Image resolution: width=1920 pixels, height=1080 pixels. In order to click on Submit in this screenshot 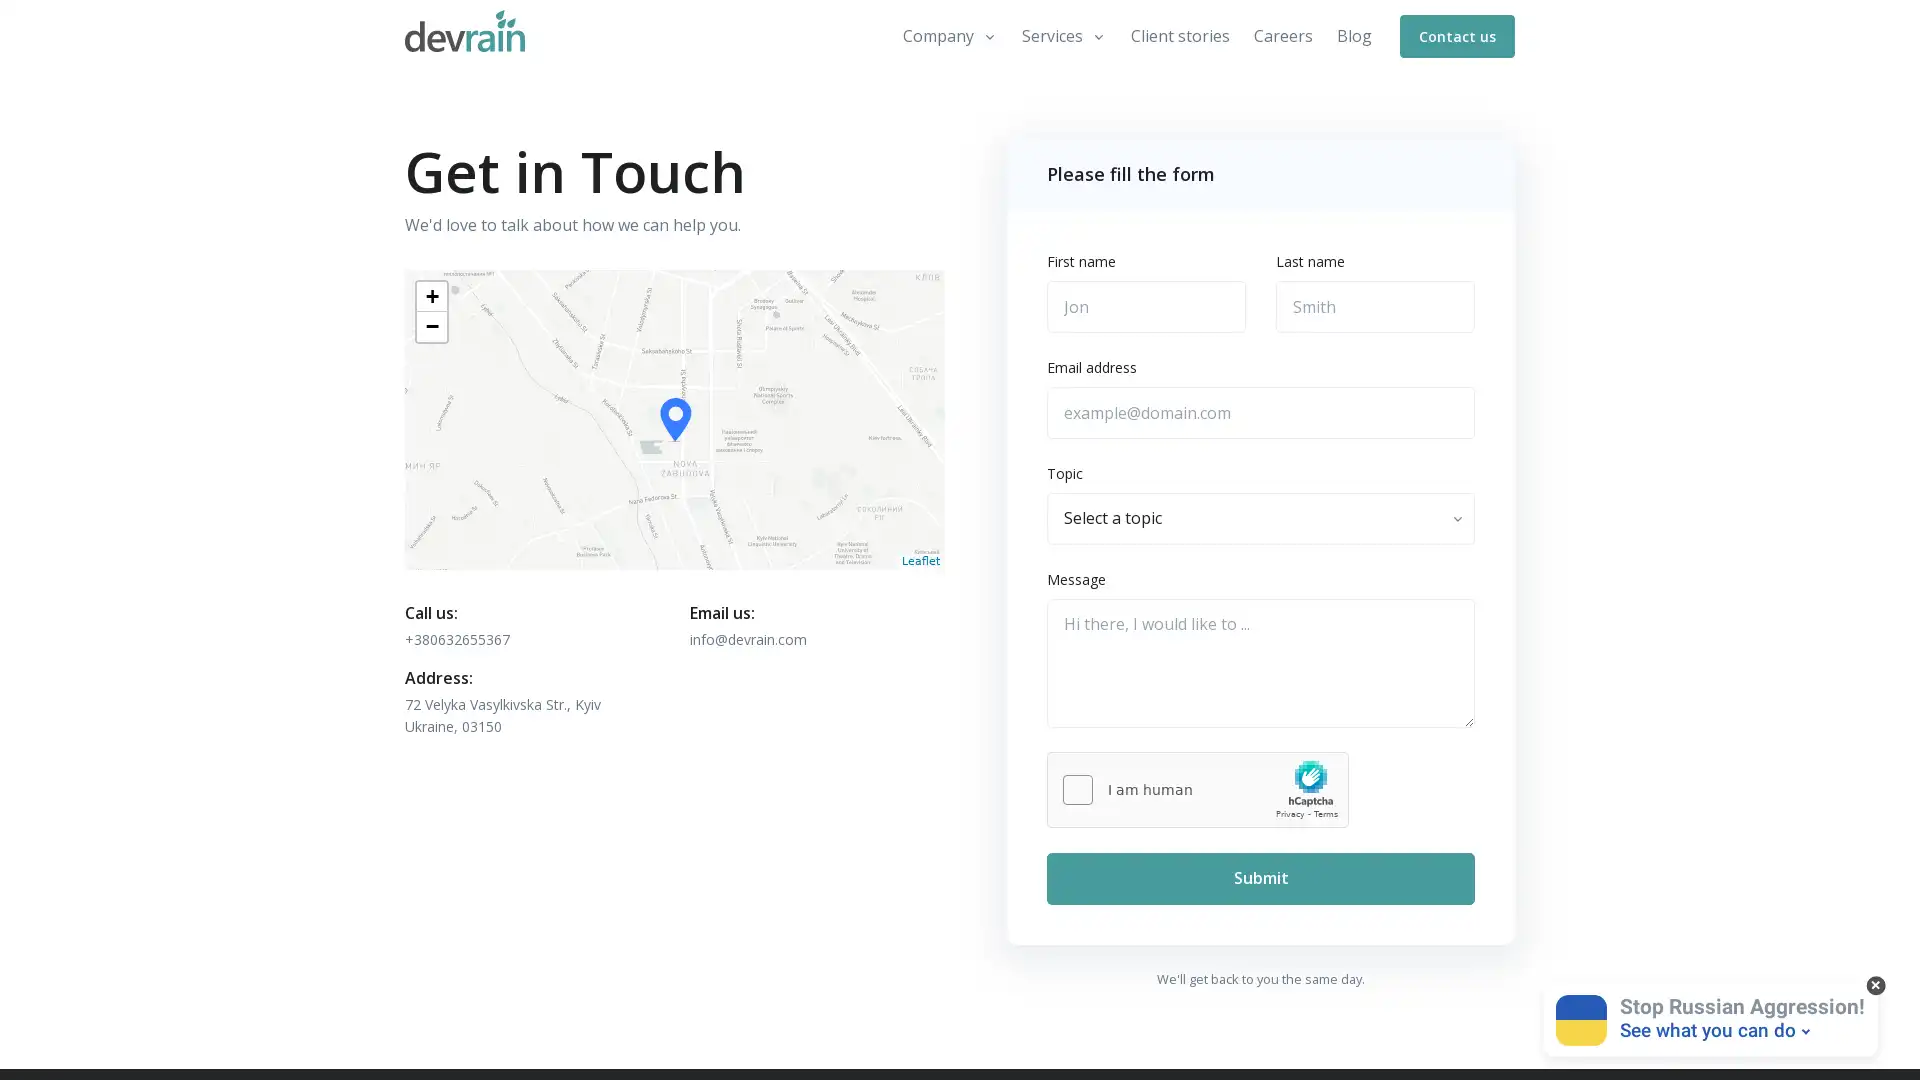, I will do `click(1260, 877)`.